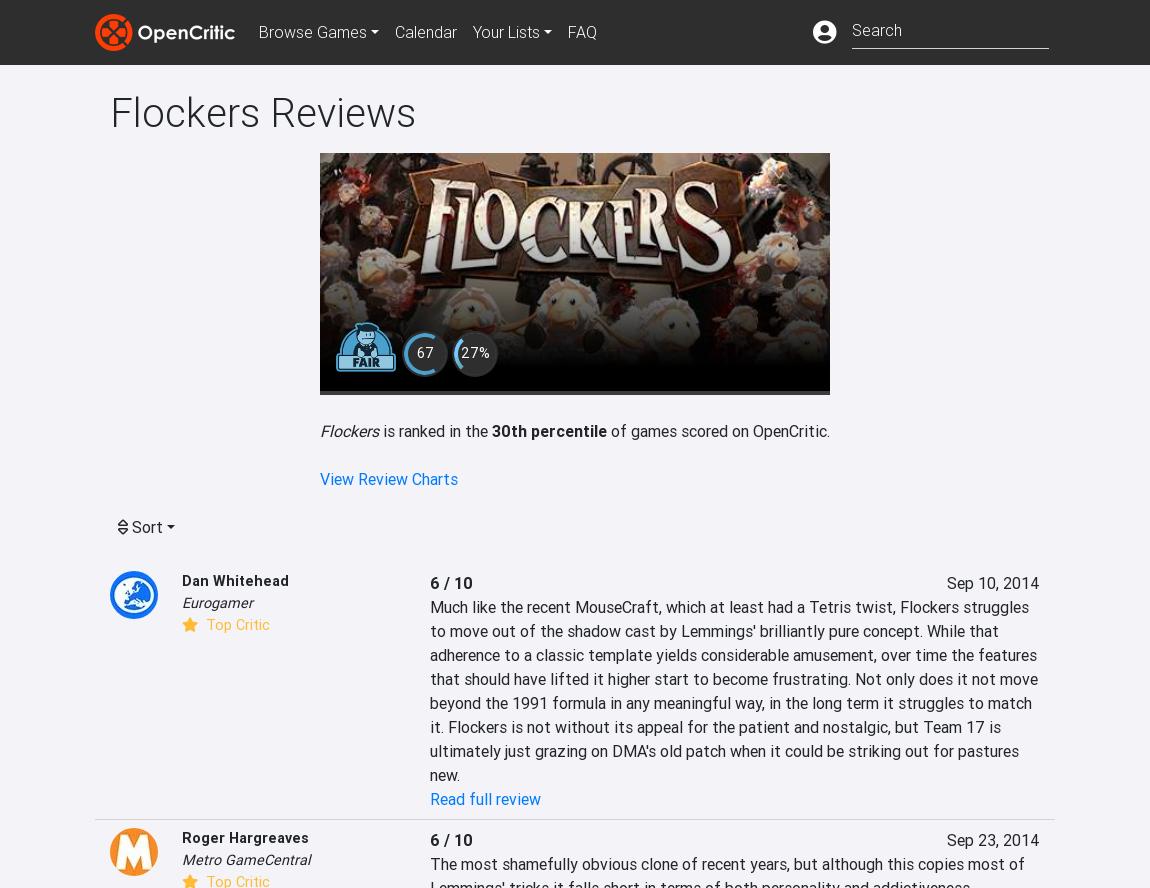 The width and height of the screenshot is (1150, 888). Describe the element at coordinates (244, 857) in the screenshot. I see `'Metro GameCentral'` at that location.